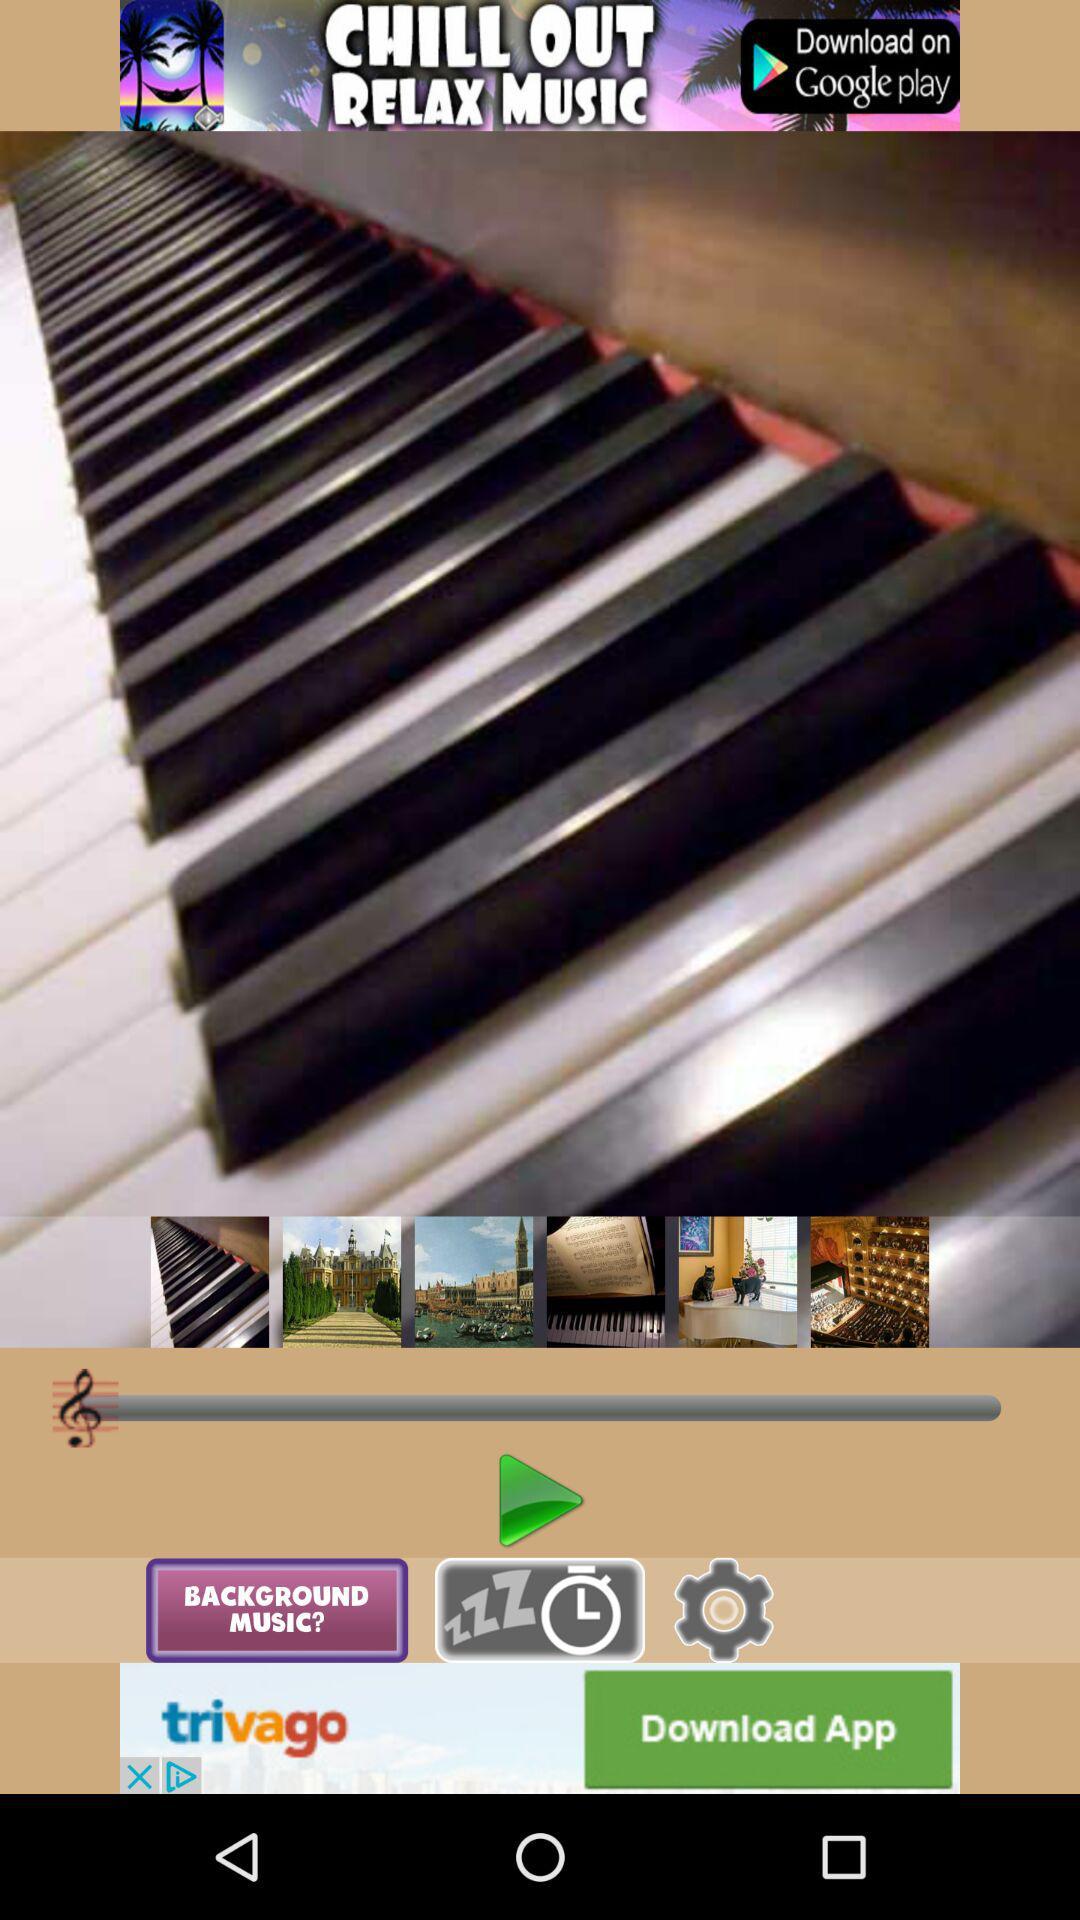 The height and width of the screenshot is (1920, 1080). What do you see at coordinates (341, 1282) in the screenshot?
I see `image` at bounding box center [341, 1282].